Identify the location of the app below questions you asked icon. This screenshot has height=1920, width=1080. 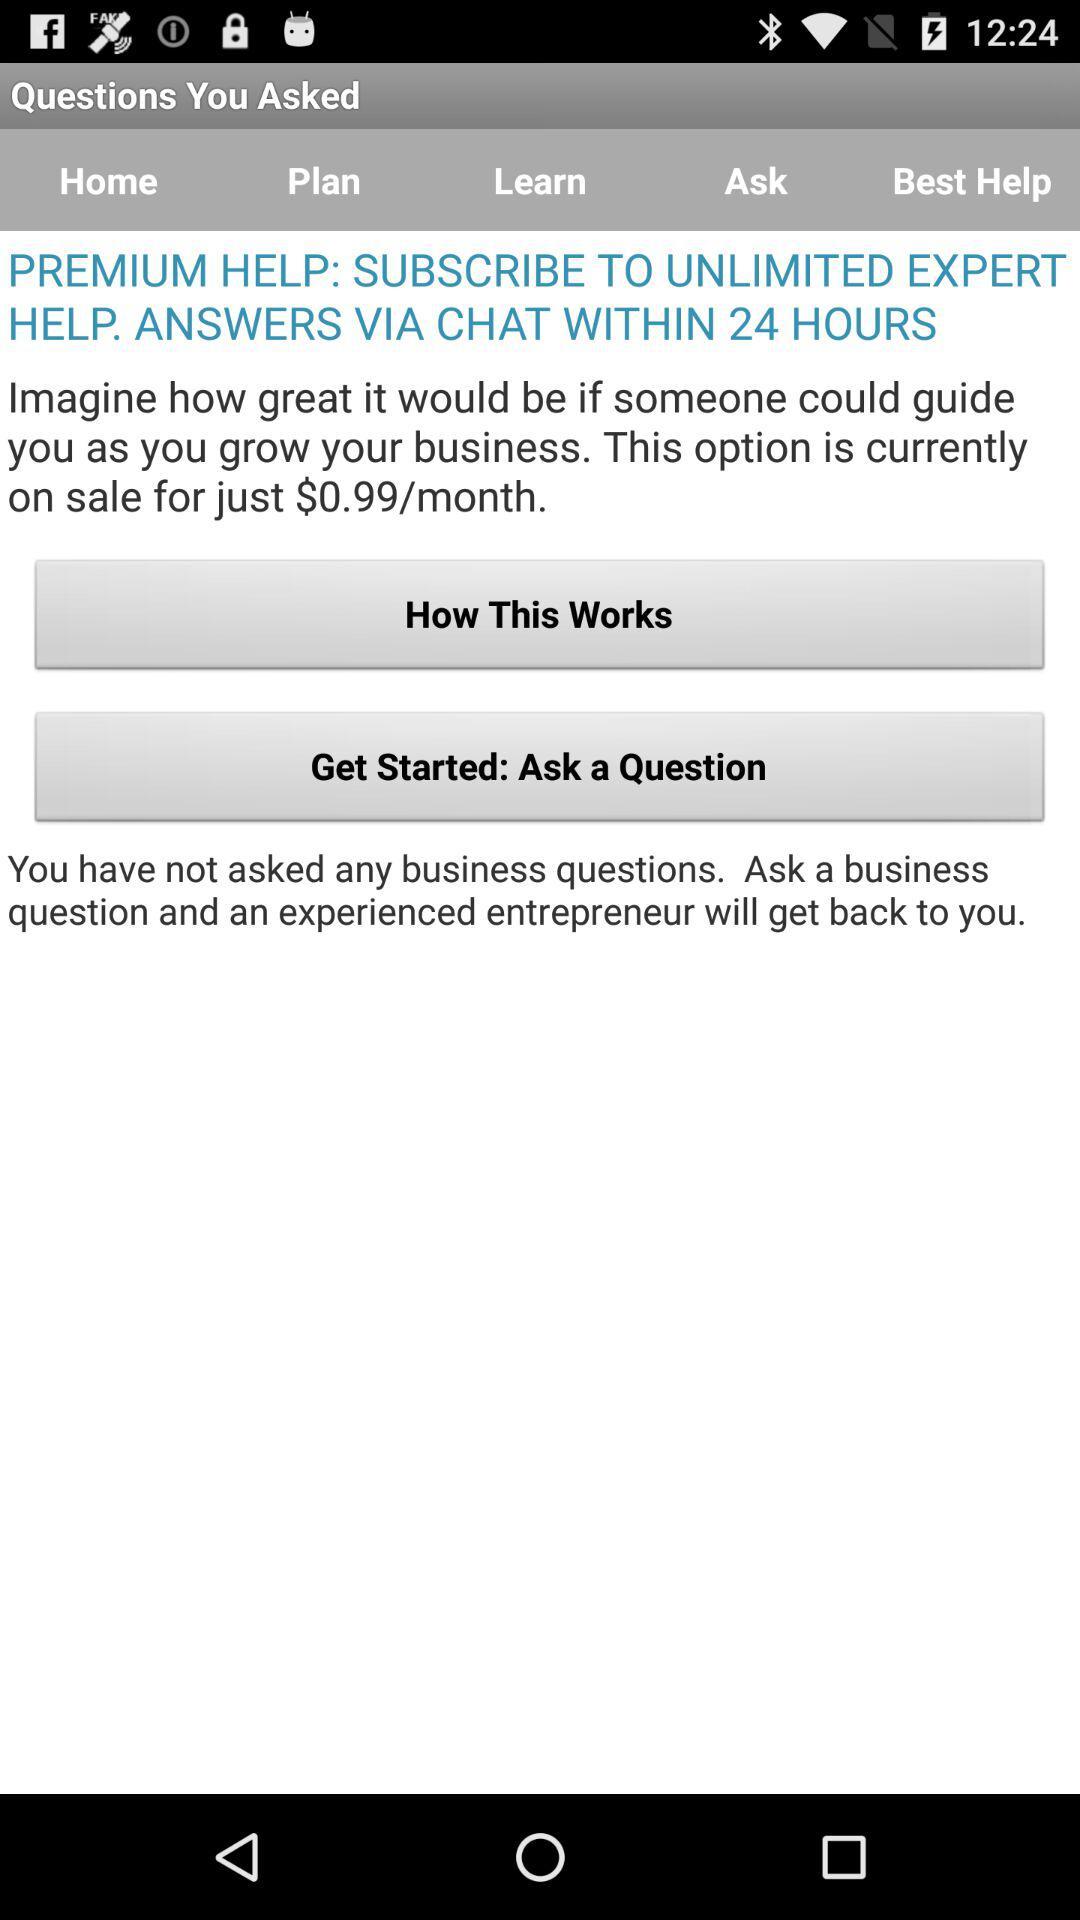
(540, 180).